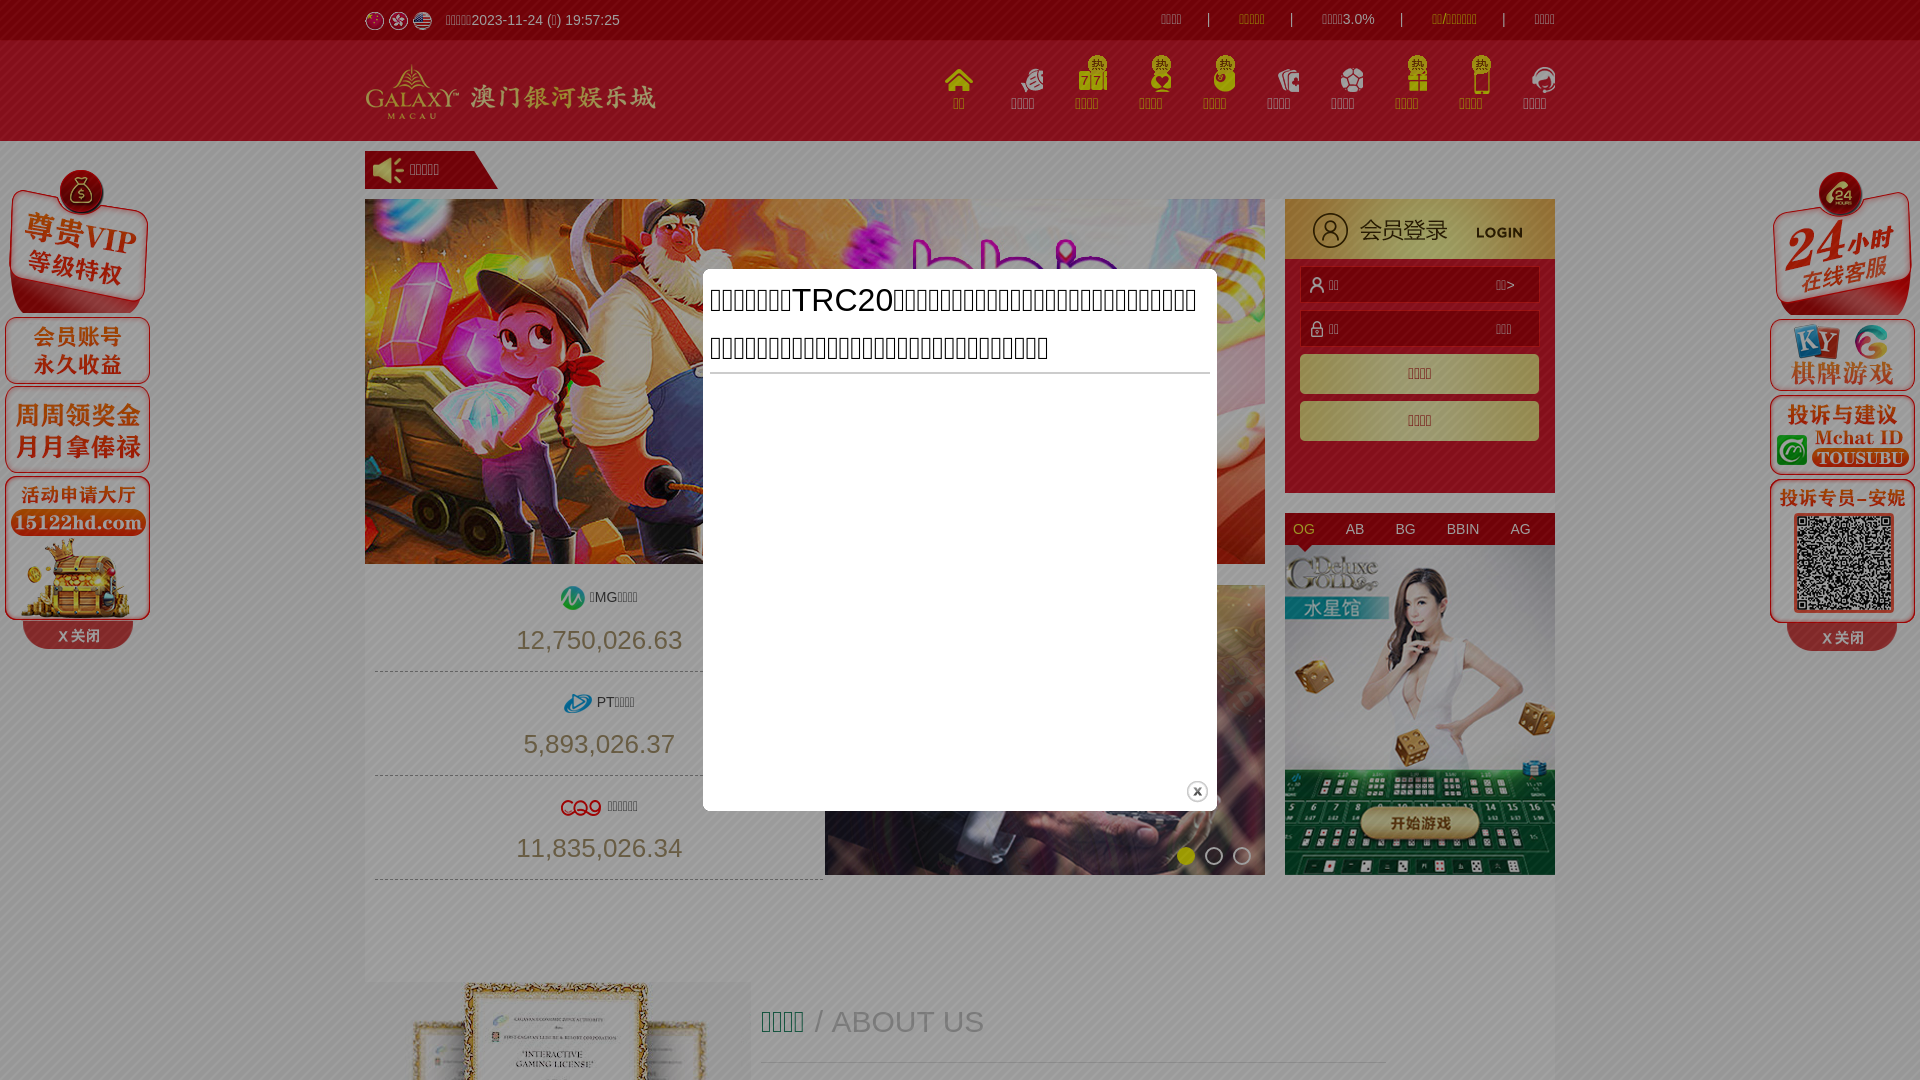 The height and width of the screenshot is (1080, 1920). I want to click on 'close', so click(1197, 790).